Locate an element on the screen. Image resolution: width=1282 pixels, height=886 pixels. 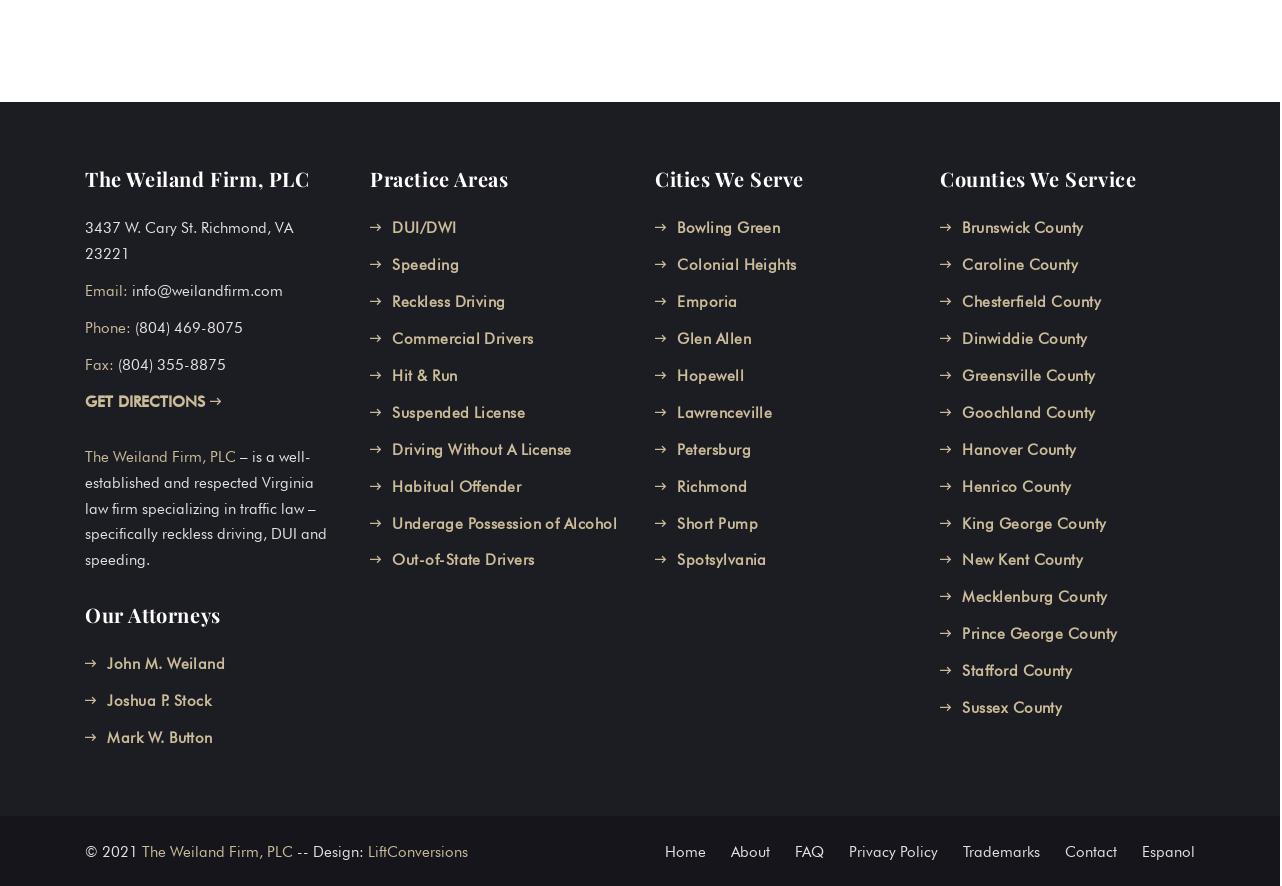
'3437 W. Cary St. Richmond, VA 23221' is located at coordinates (187, 239).